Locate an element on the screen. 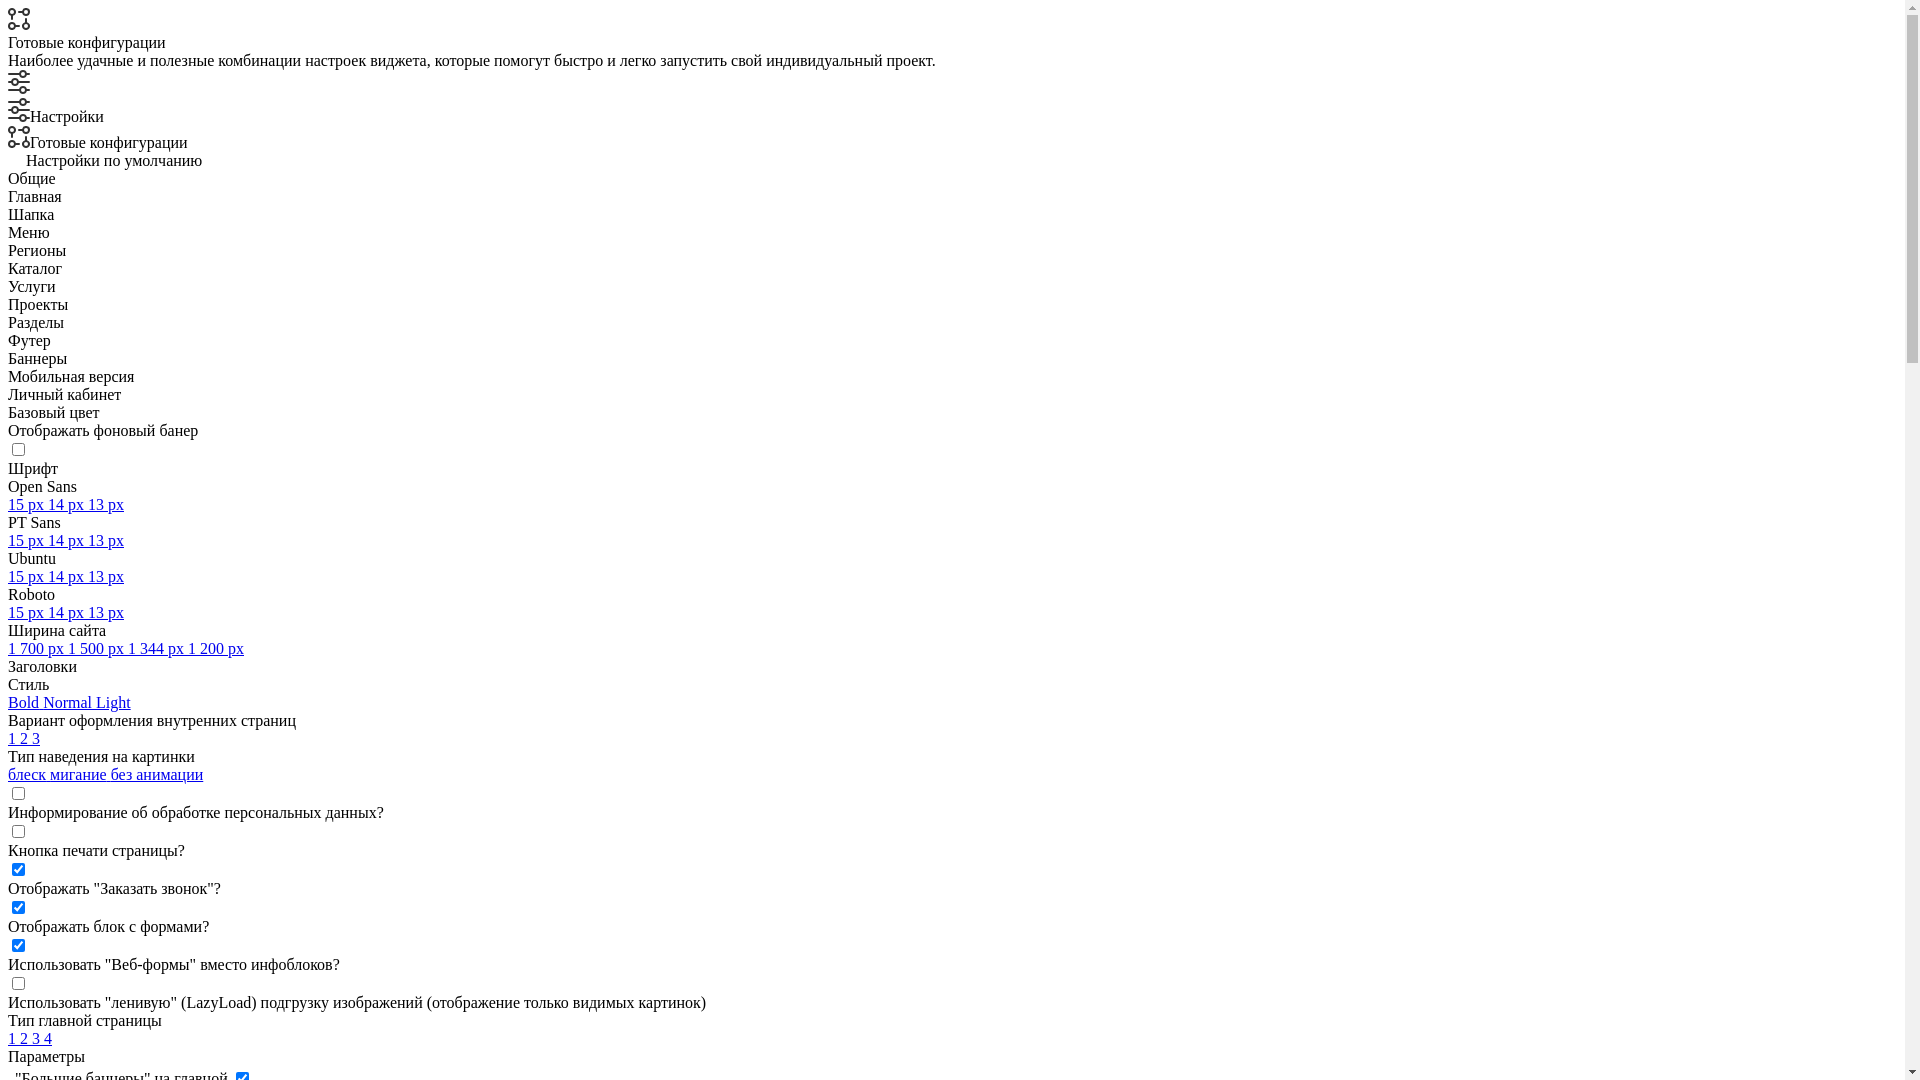 The width and height of the screenshot is (1920, 1080). 'Bold' is located at coordinates (25, 701).